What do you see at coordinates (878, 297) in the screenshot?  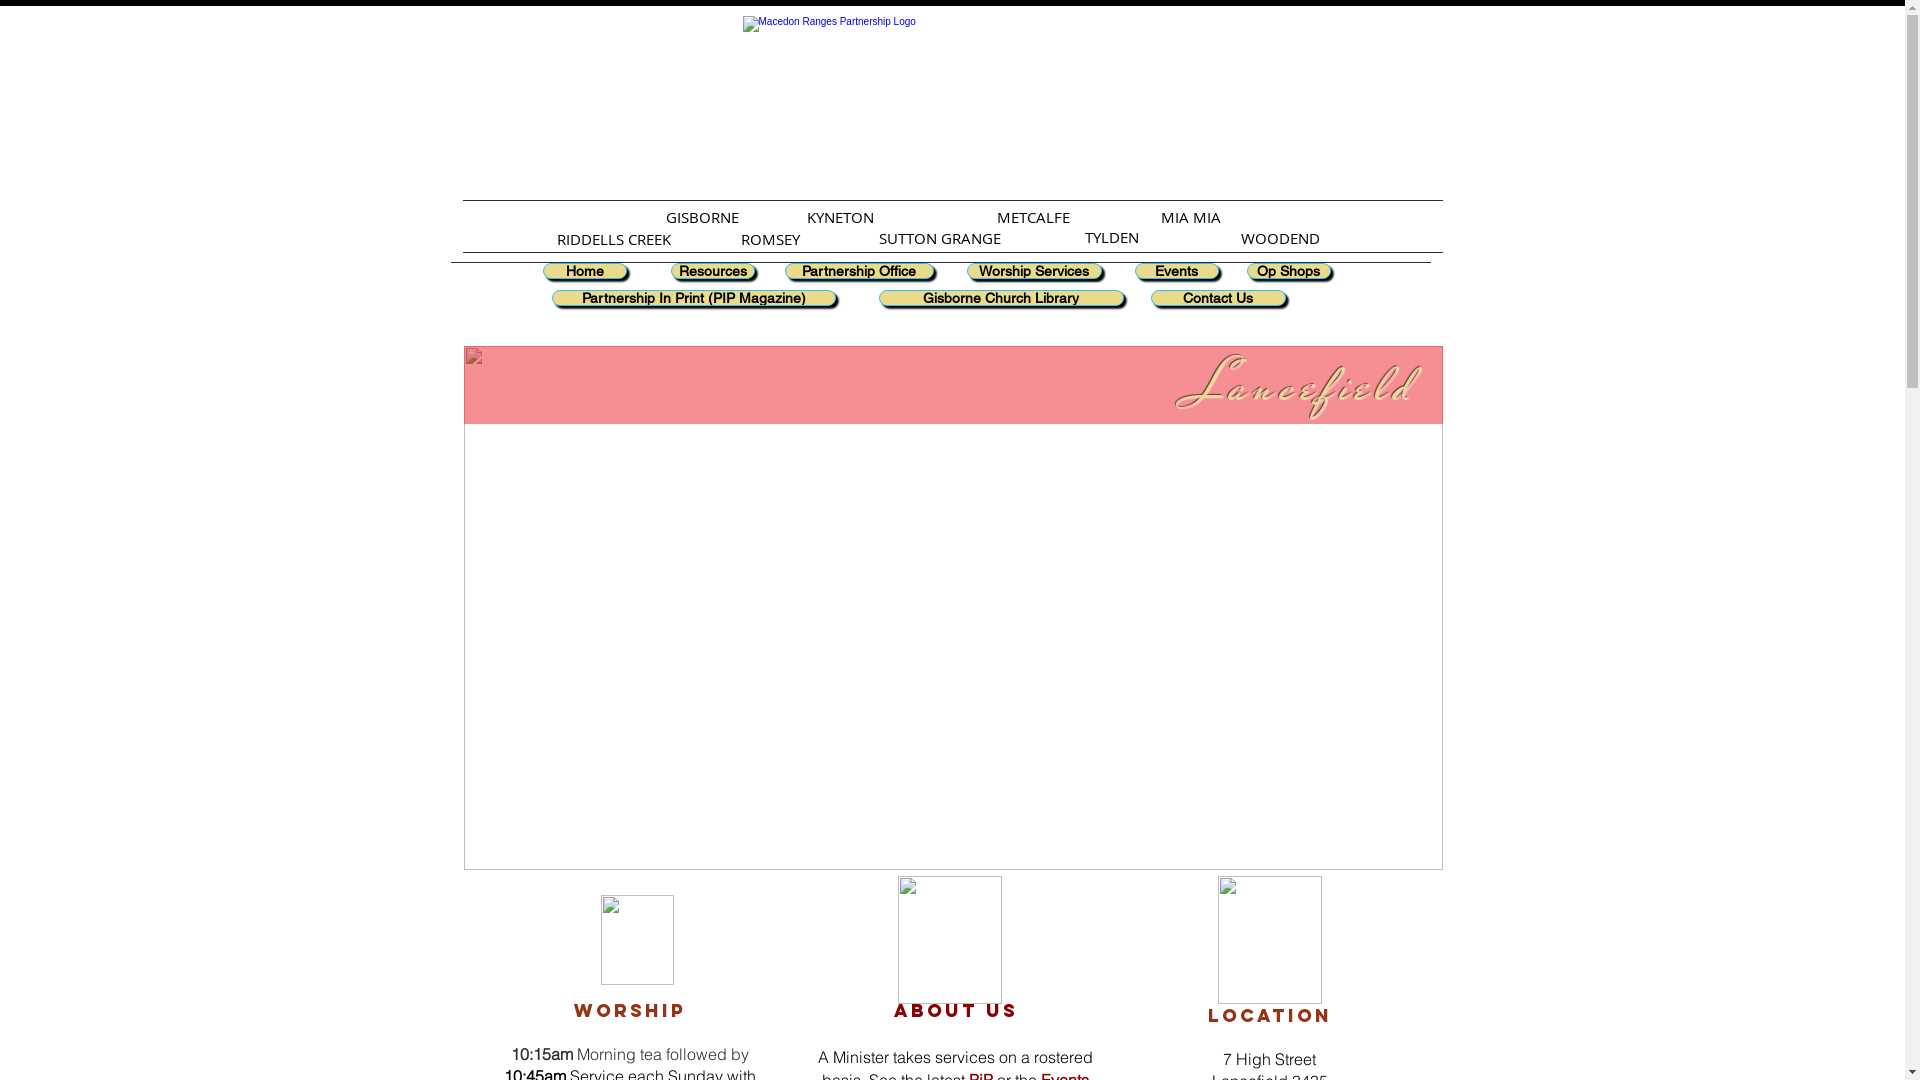 I see `'Gisborne Church Library'` at bounding box center [878, 297].